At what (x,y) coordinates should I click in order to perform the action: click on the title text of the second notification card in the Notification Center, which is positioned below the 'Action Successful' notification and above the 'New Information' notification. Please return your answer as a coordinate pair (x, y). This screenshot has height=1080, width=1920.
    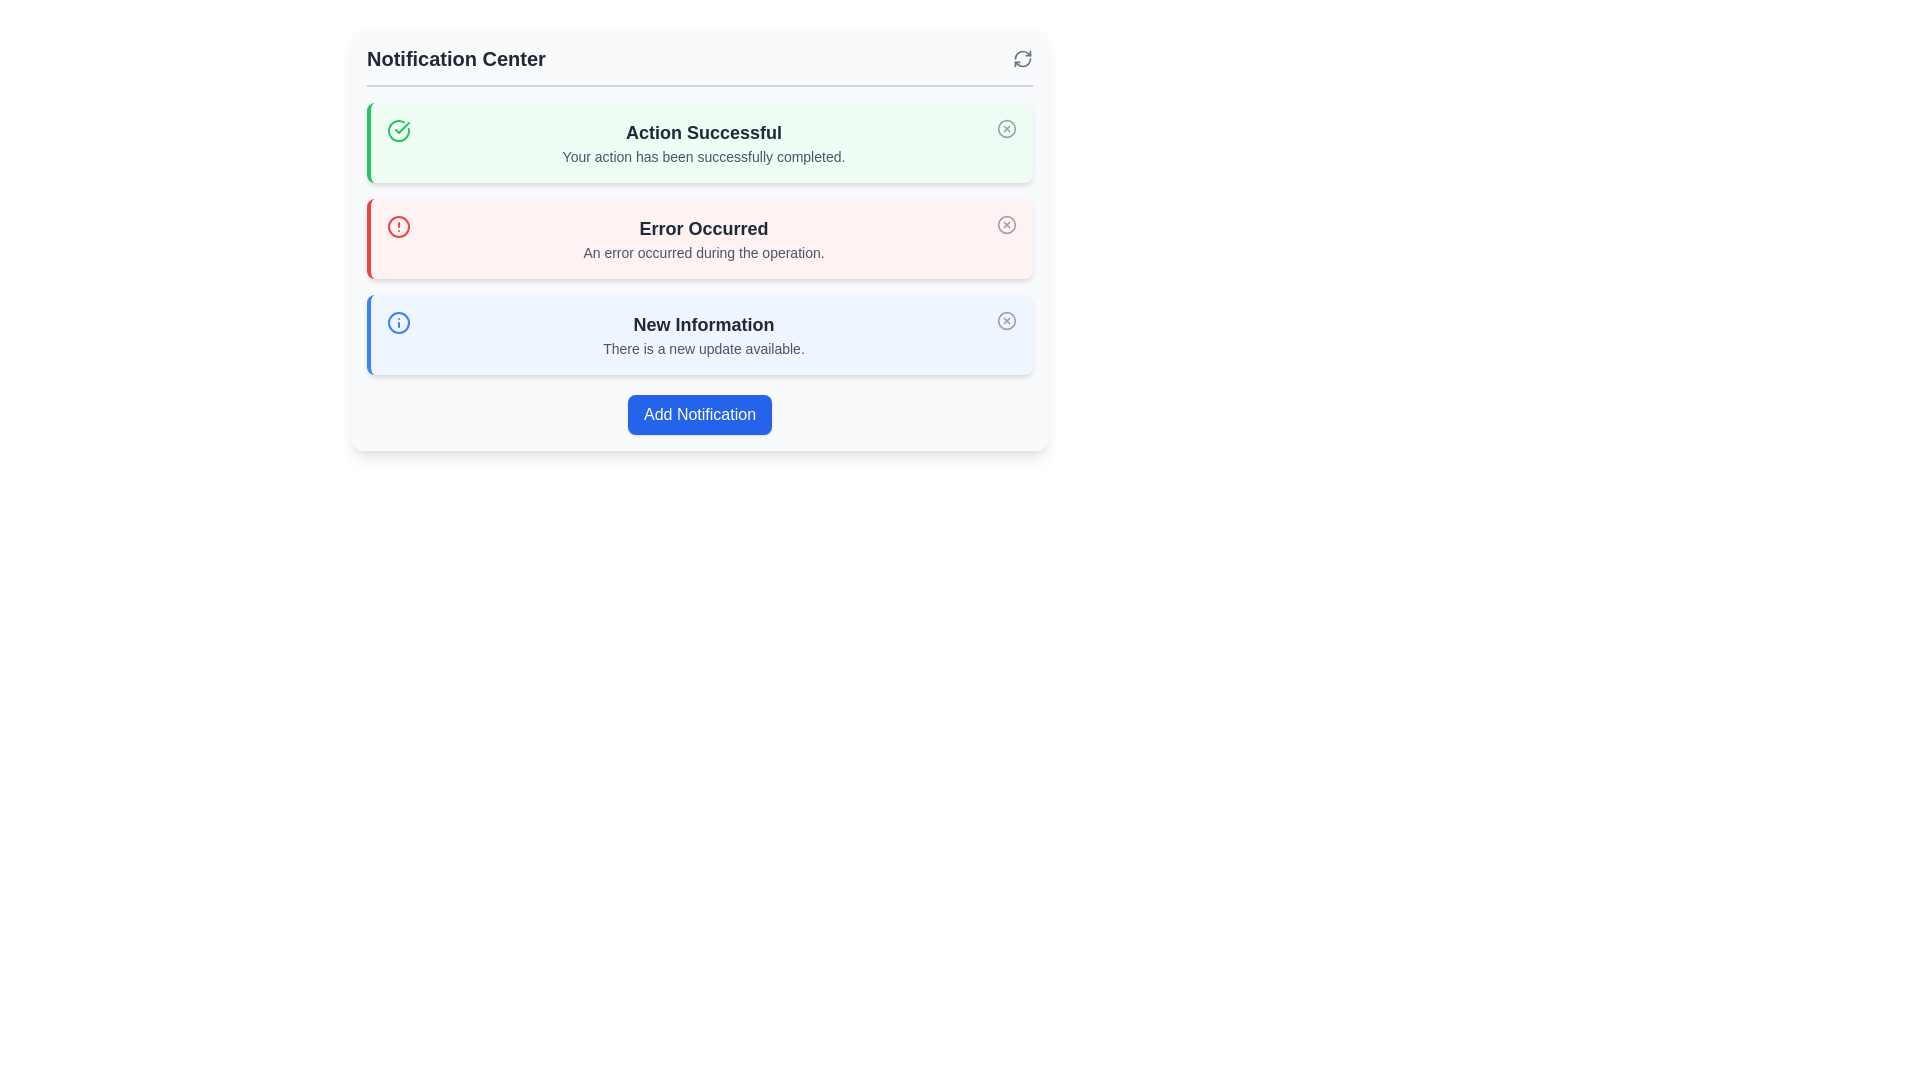
    Looking at the image, I should click on (704, 227).